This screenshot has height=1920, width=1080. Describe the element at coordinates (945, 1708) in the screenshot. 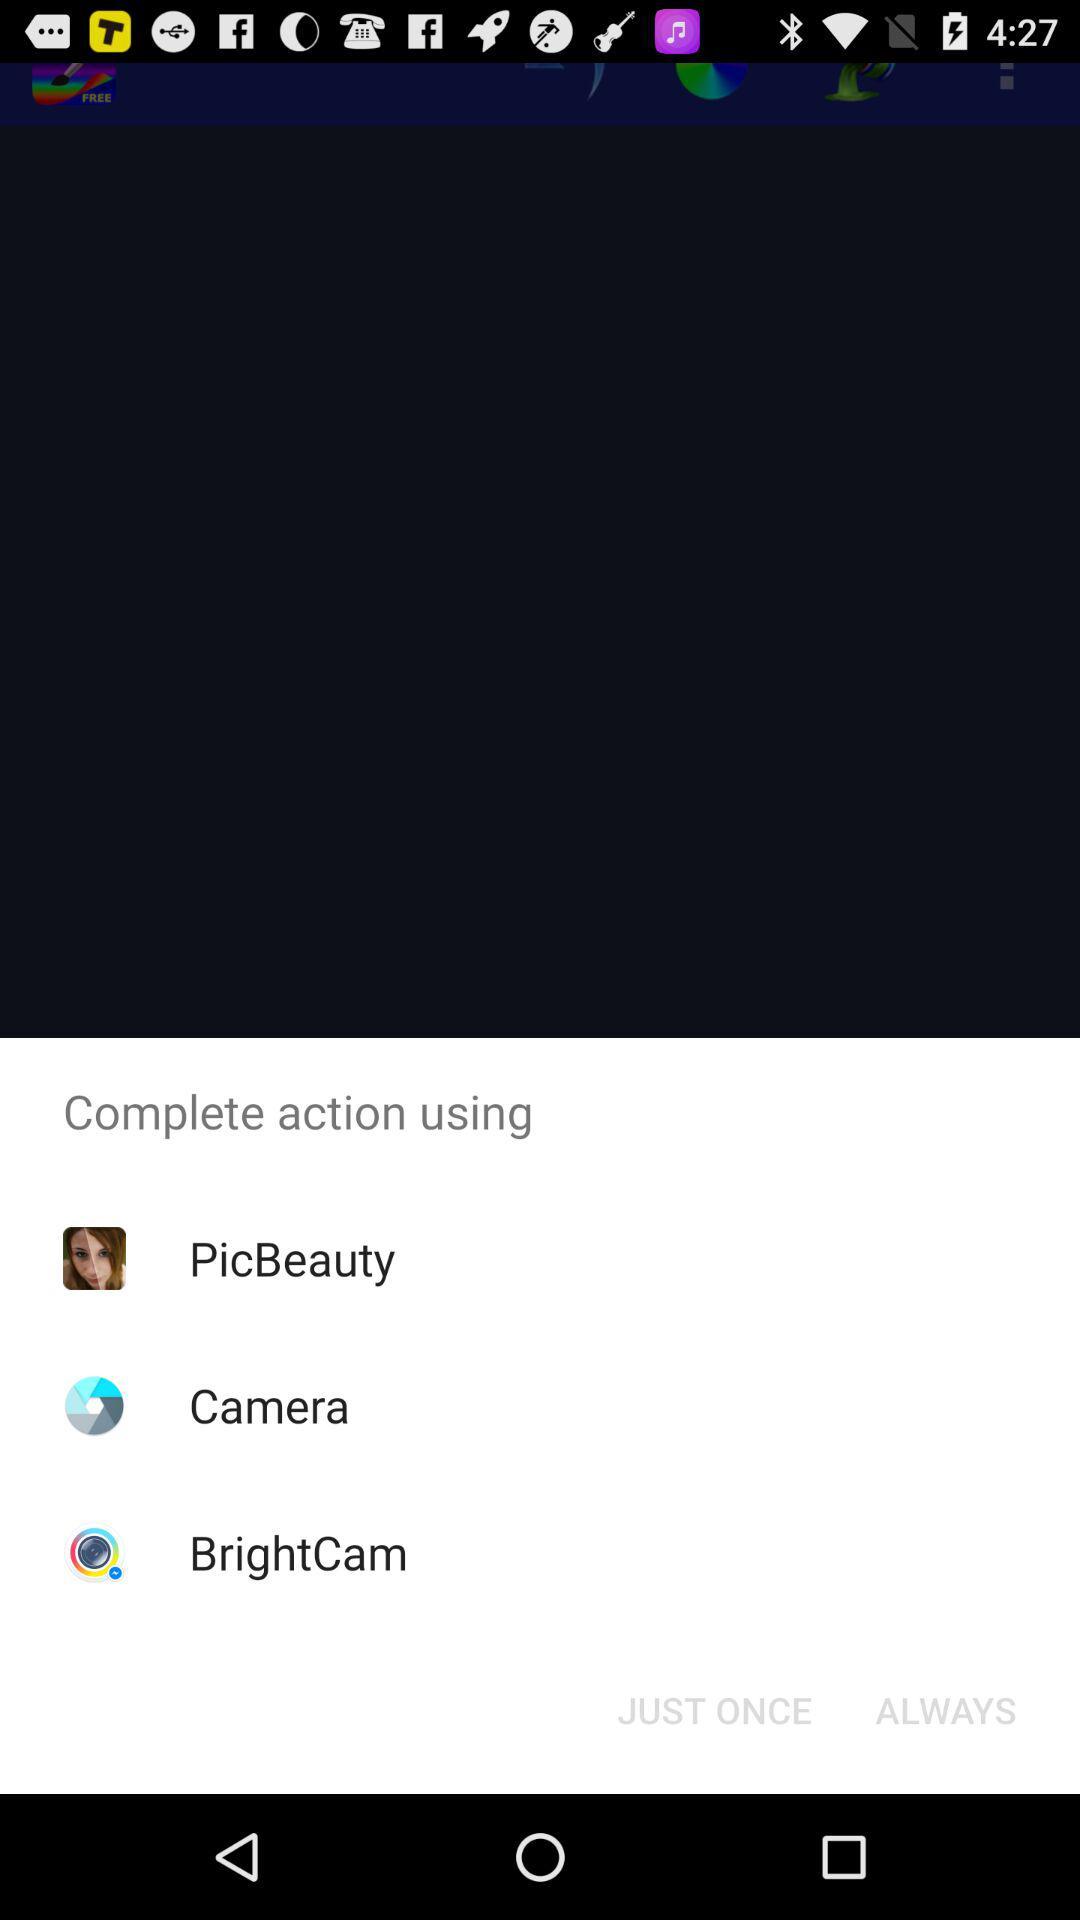

I see `the always icon` at that location.